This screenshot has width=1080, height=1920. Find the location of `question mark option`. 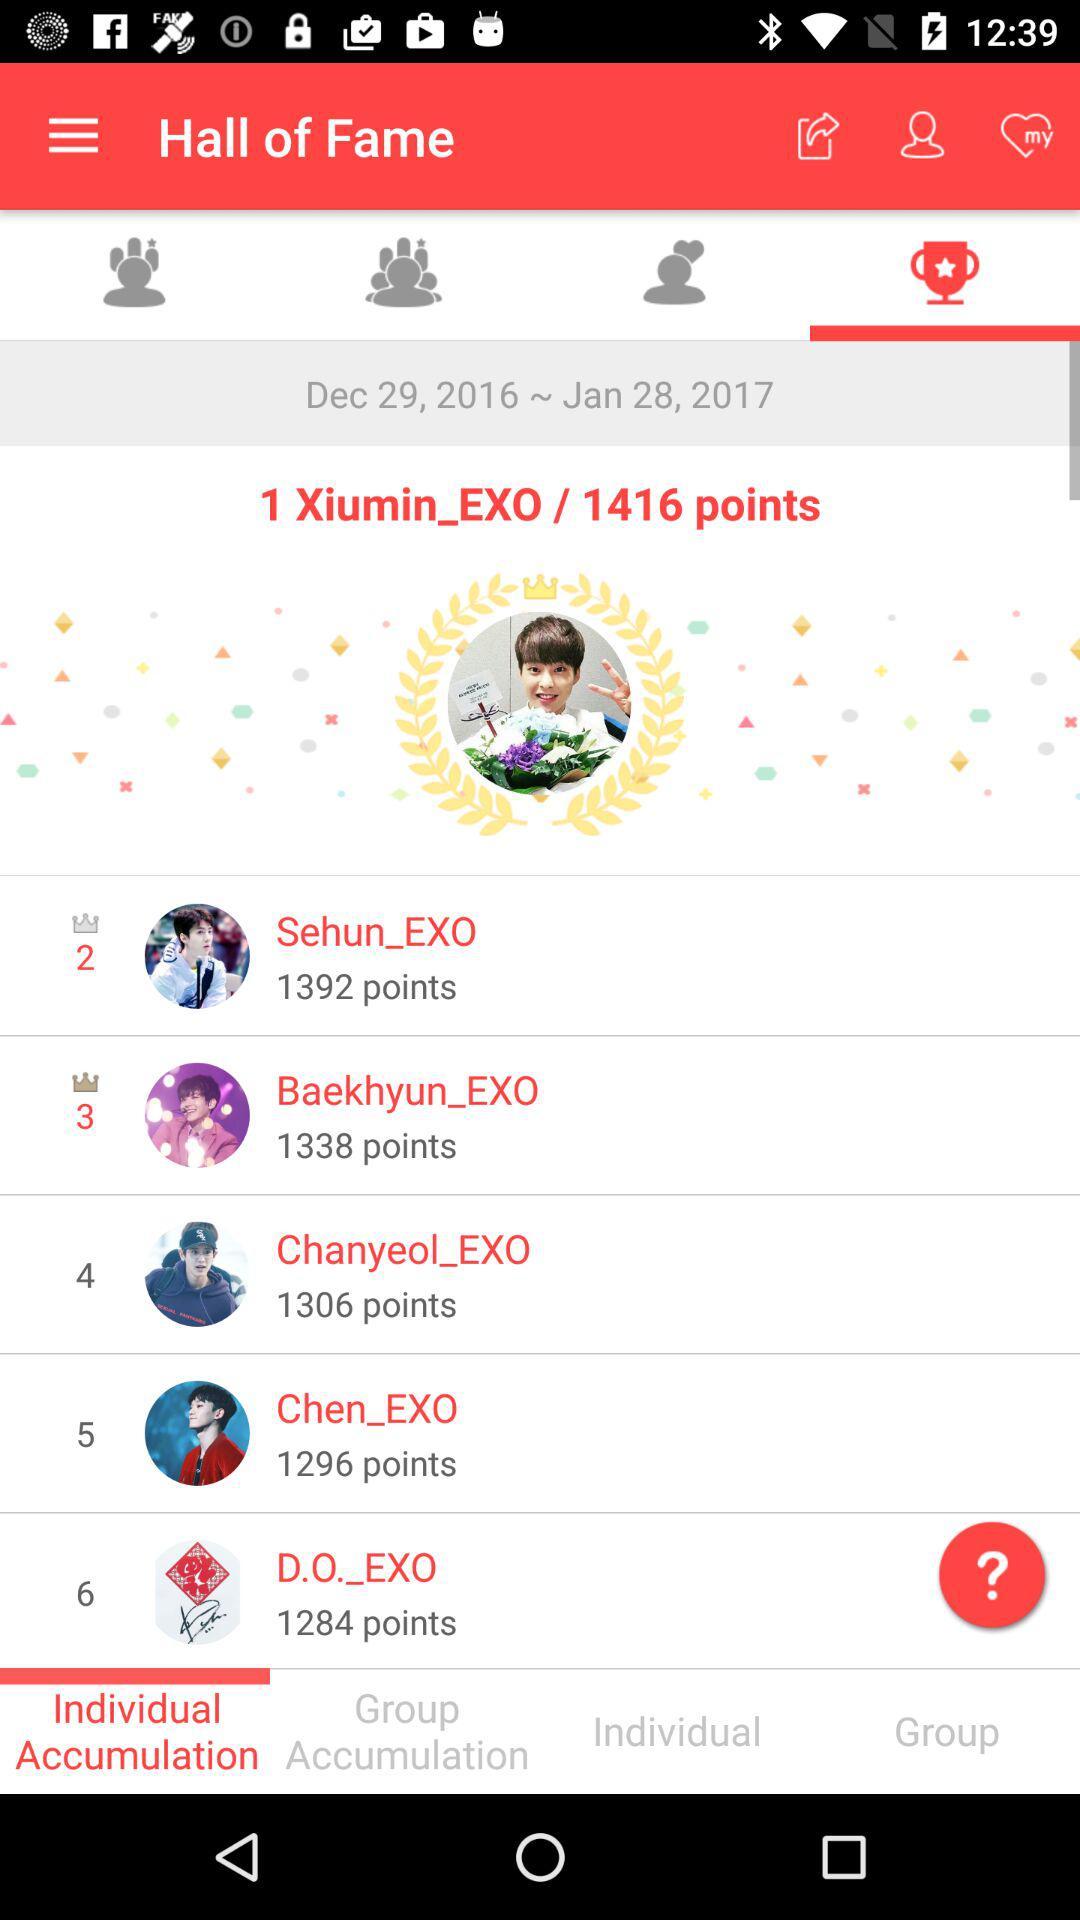

question mark option is located at coordinates (987, 1569).